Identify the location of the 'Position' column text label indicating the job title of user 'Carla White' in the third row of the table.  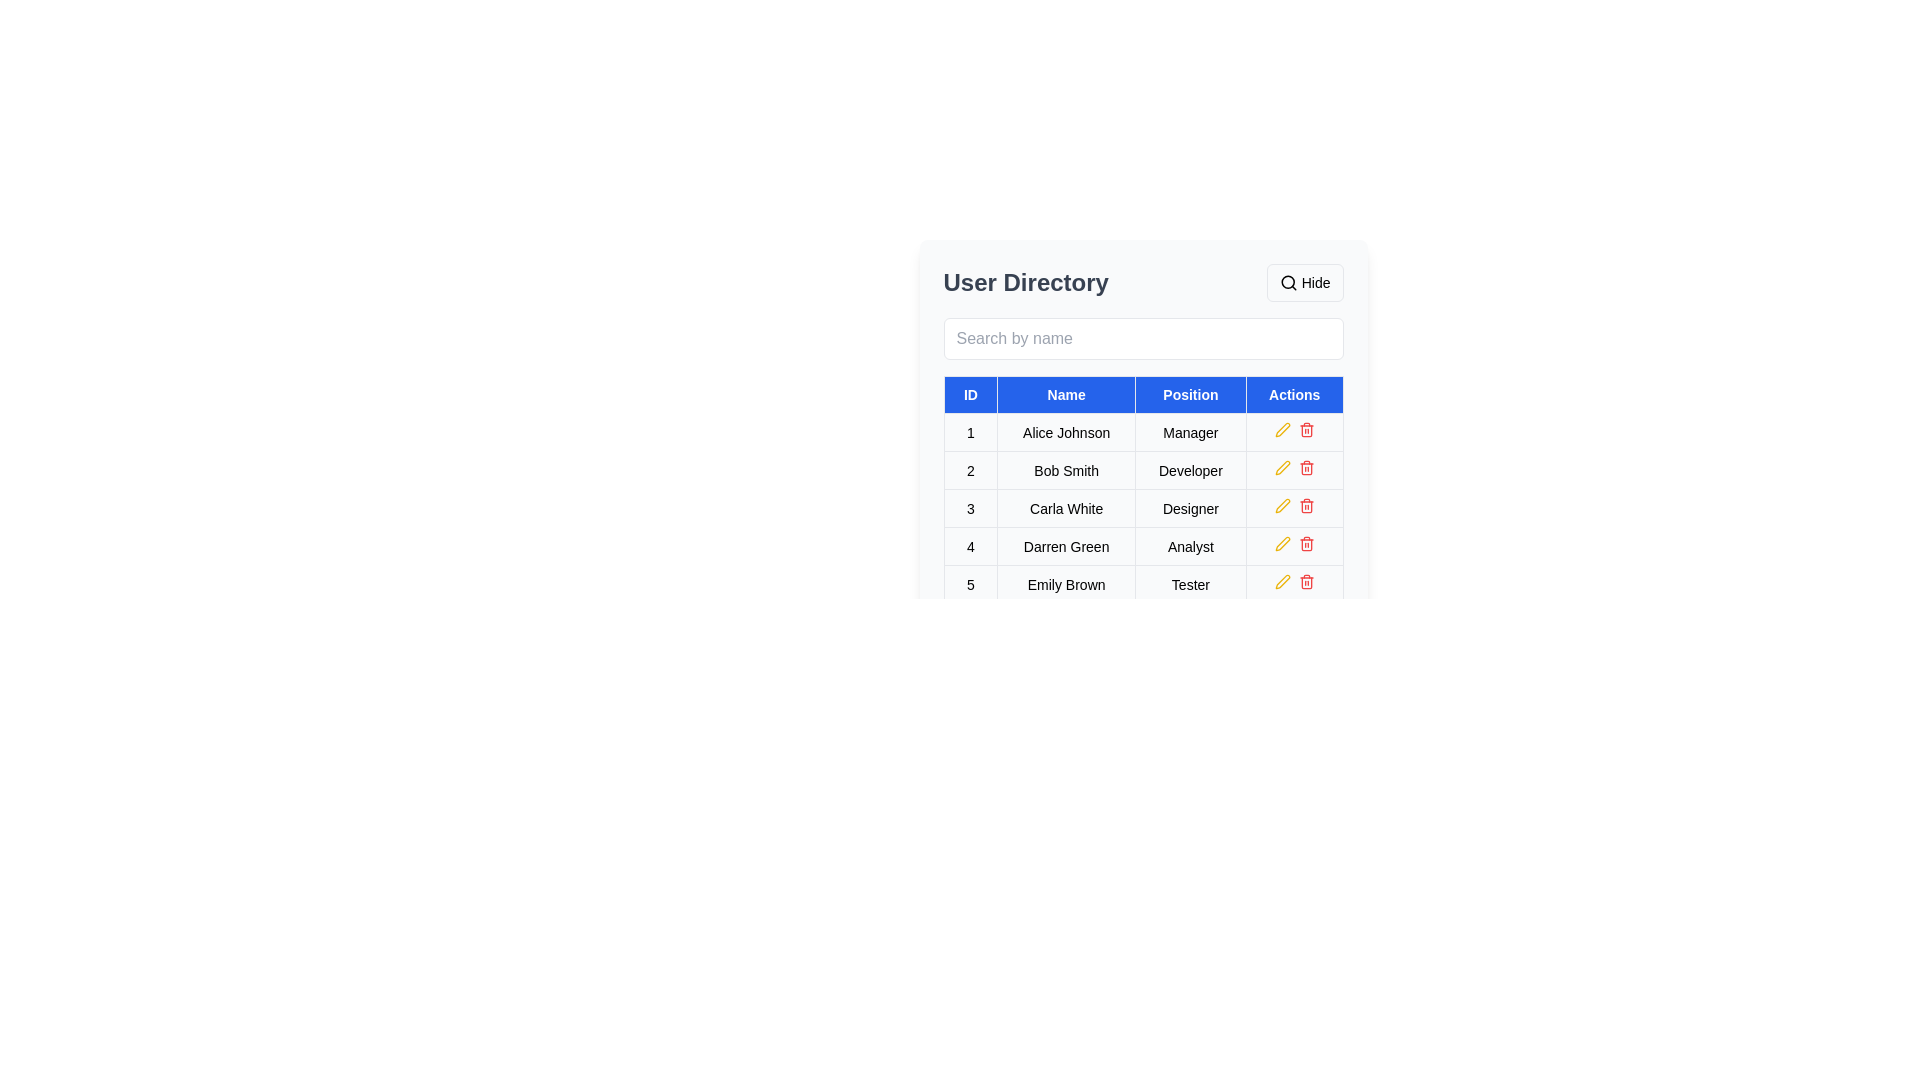
(1190, 507).